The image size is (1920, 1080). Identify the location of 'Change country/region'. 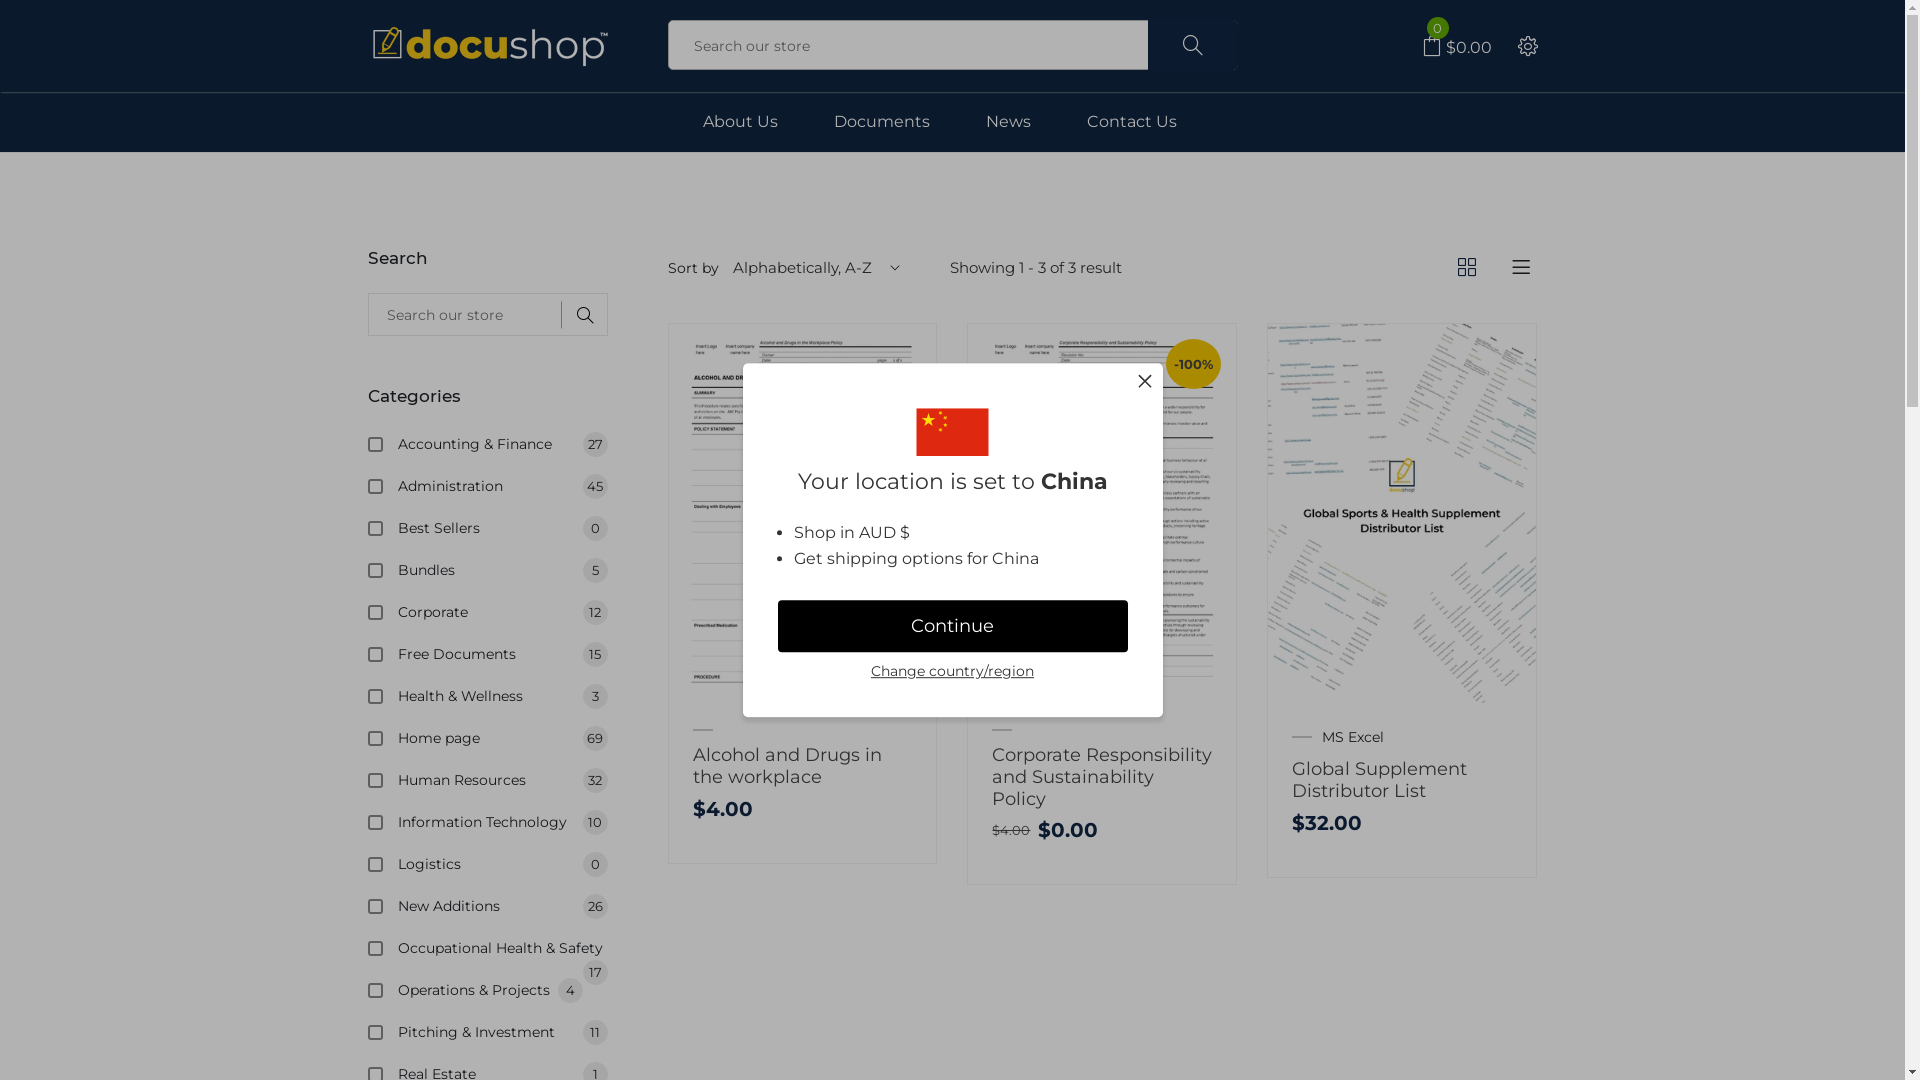
(870, 672).